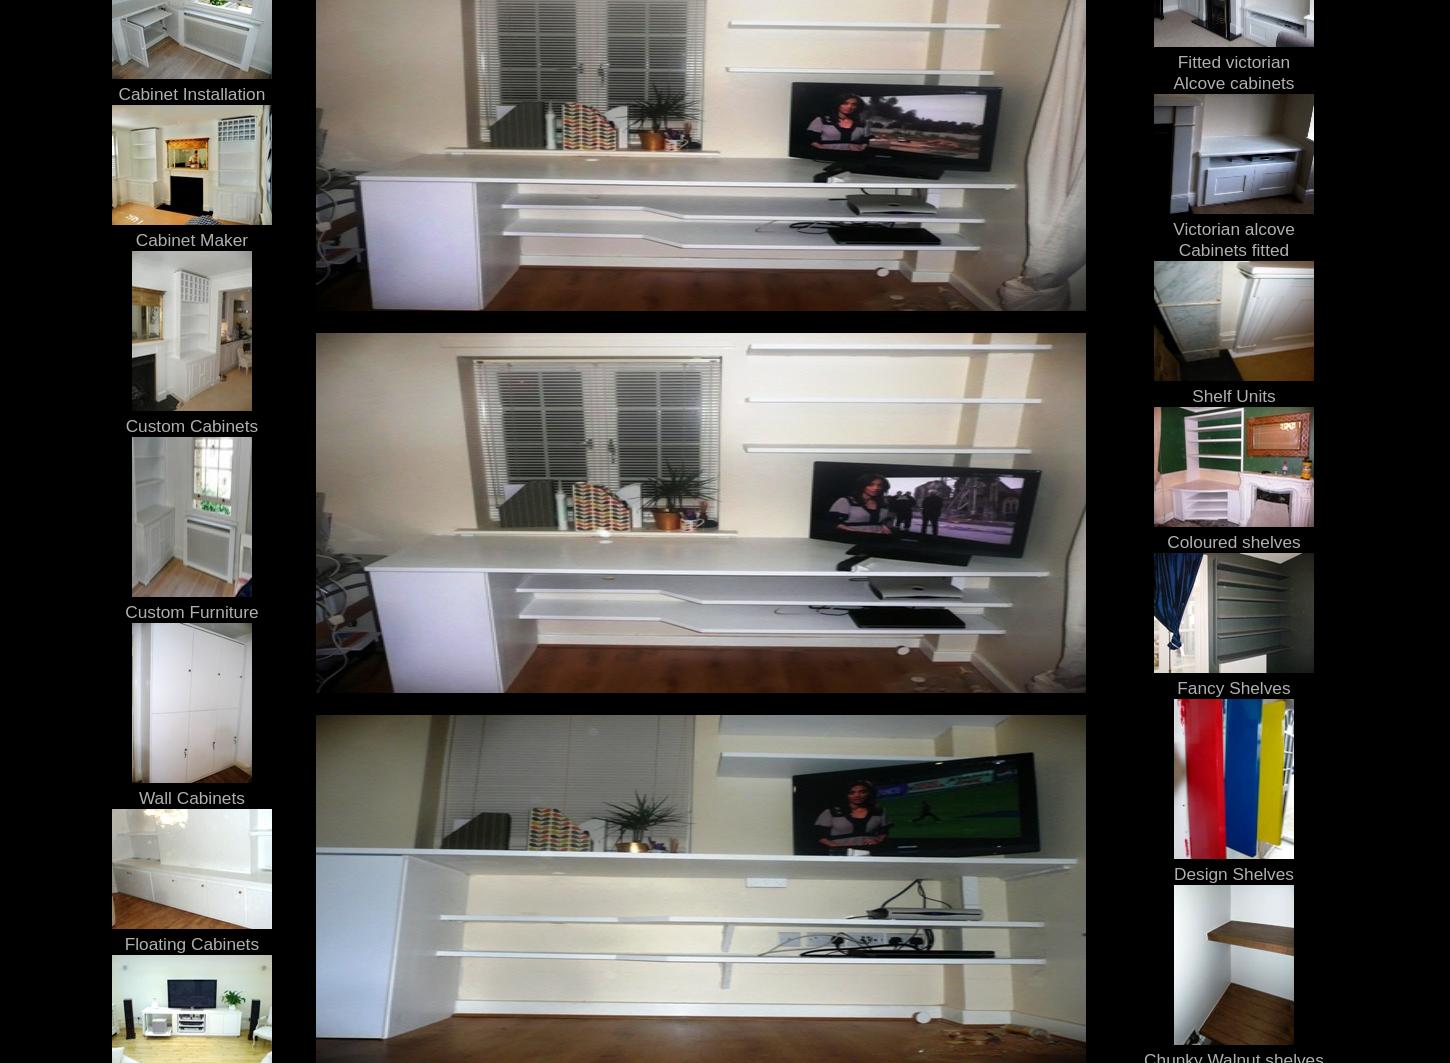 This screenshot has height=1063, width=1450. I want to click on 'Fitted victorian', so click(1233, 61).